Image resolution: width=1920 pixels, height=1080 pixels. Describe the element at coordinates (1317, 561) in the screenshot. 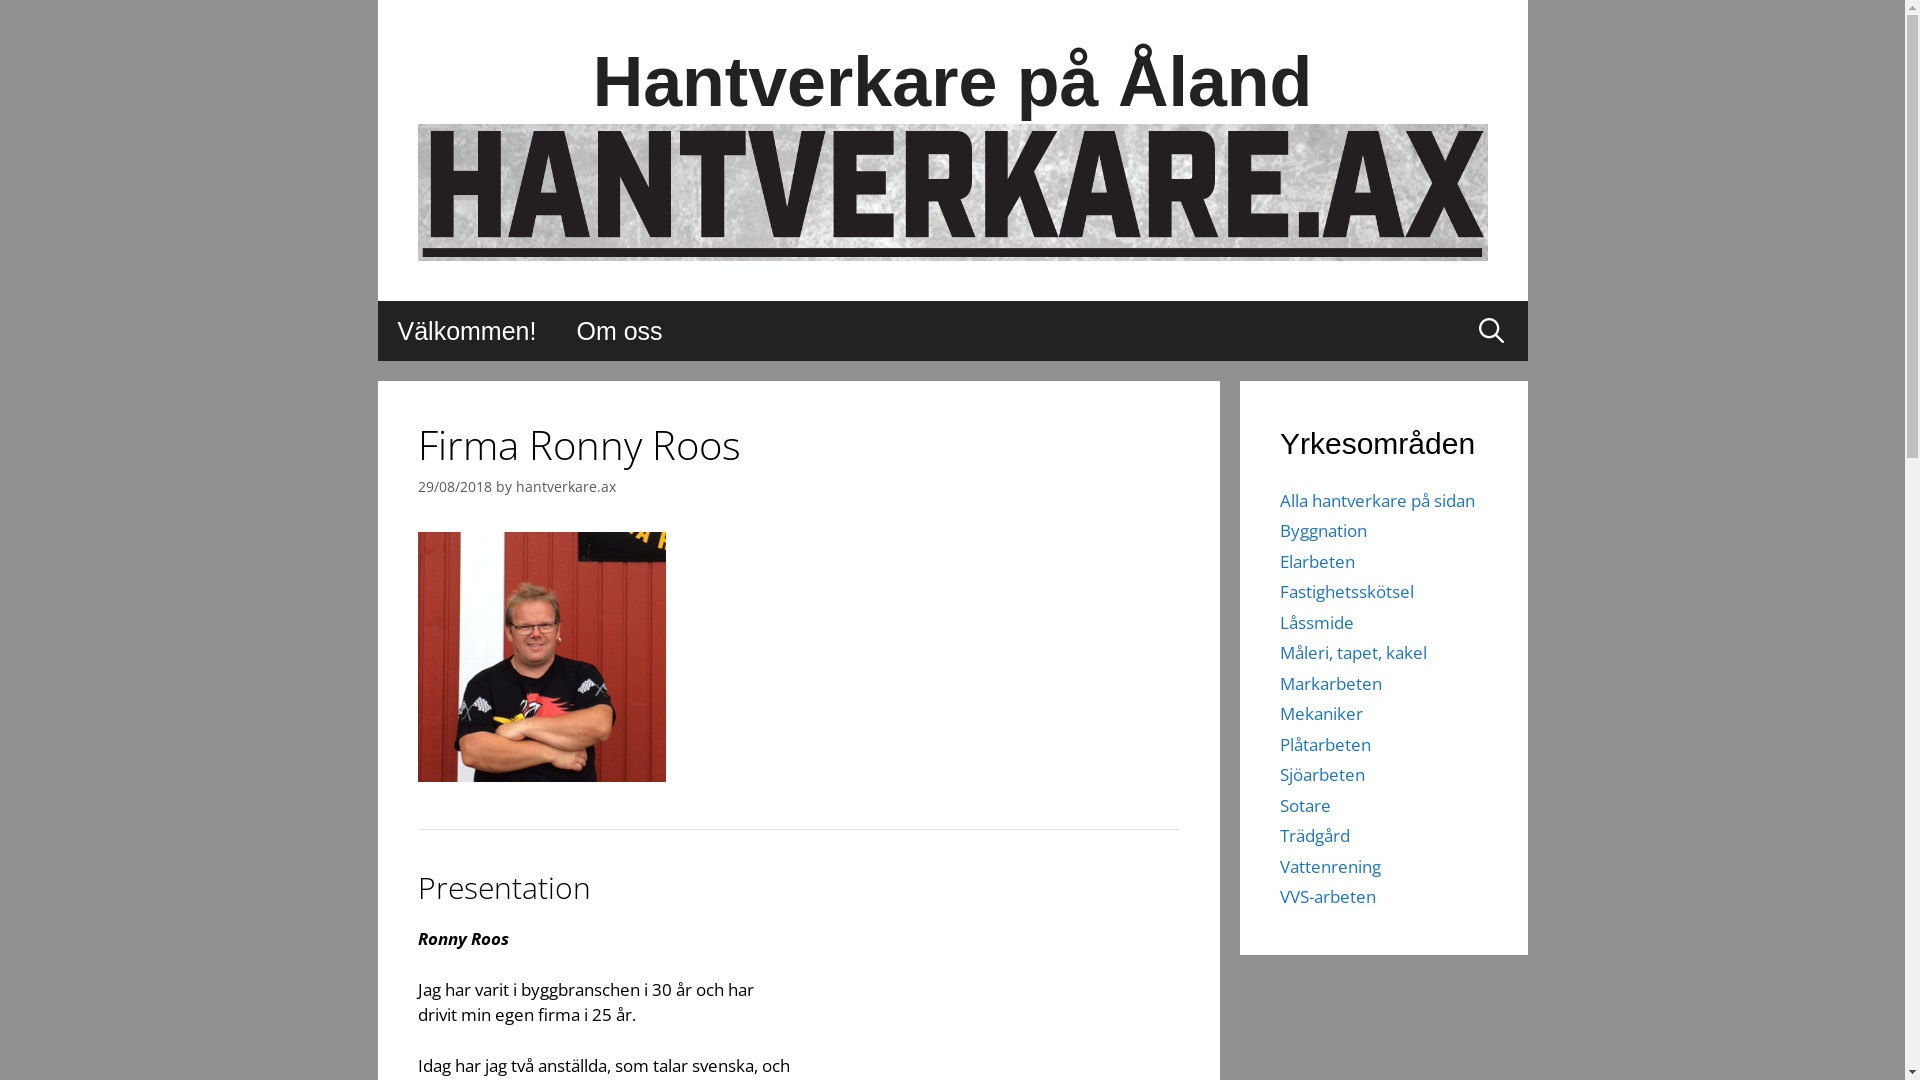

I see `'Elarbeten'` at that location.